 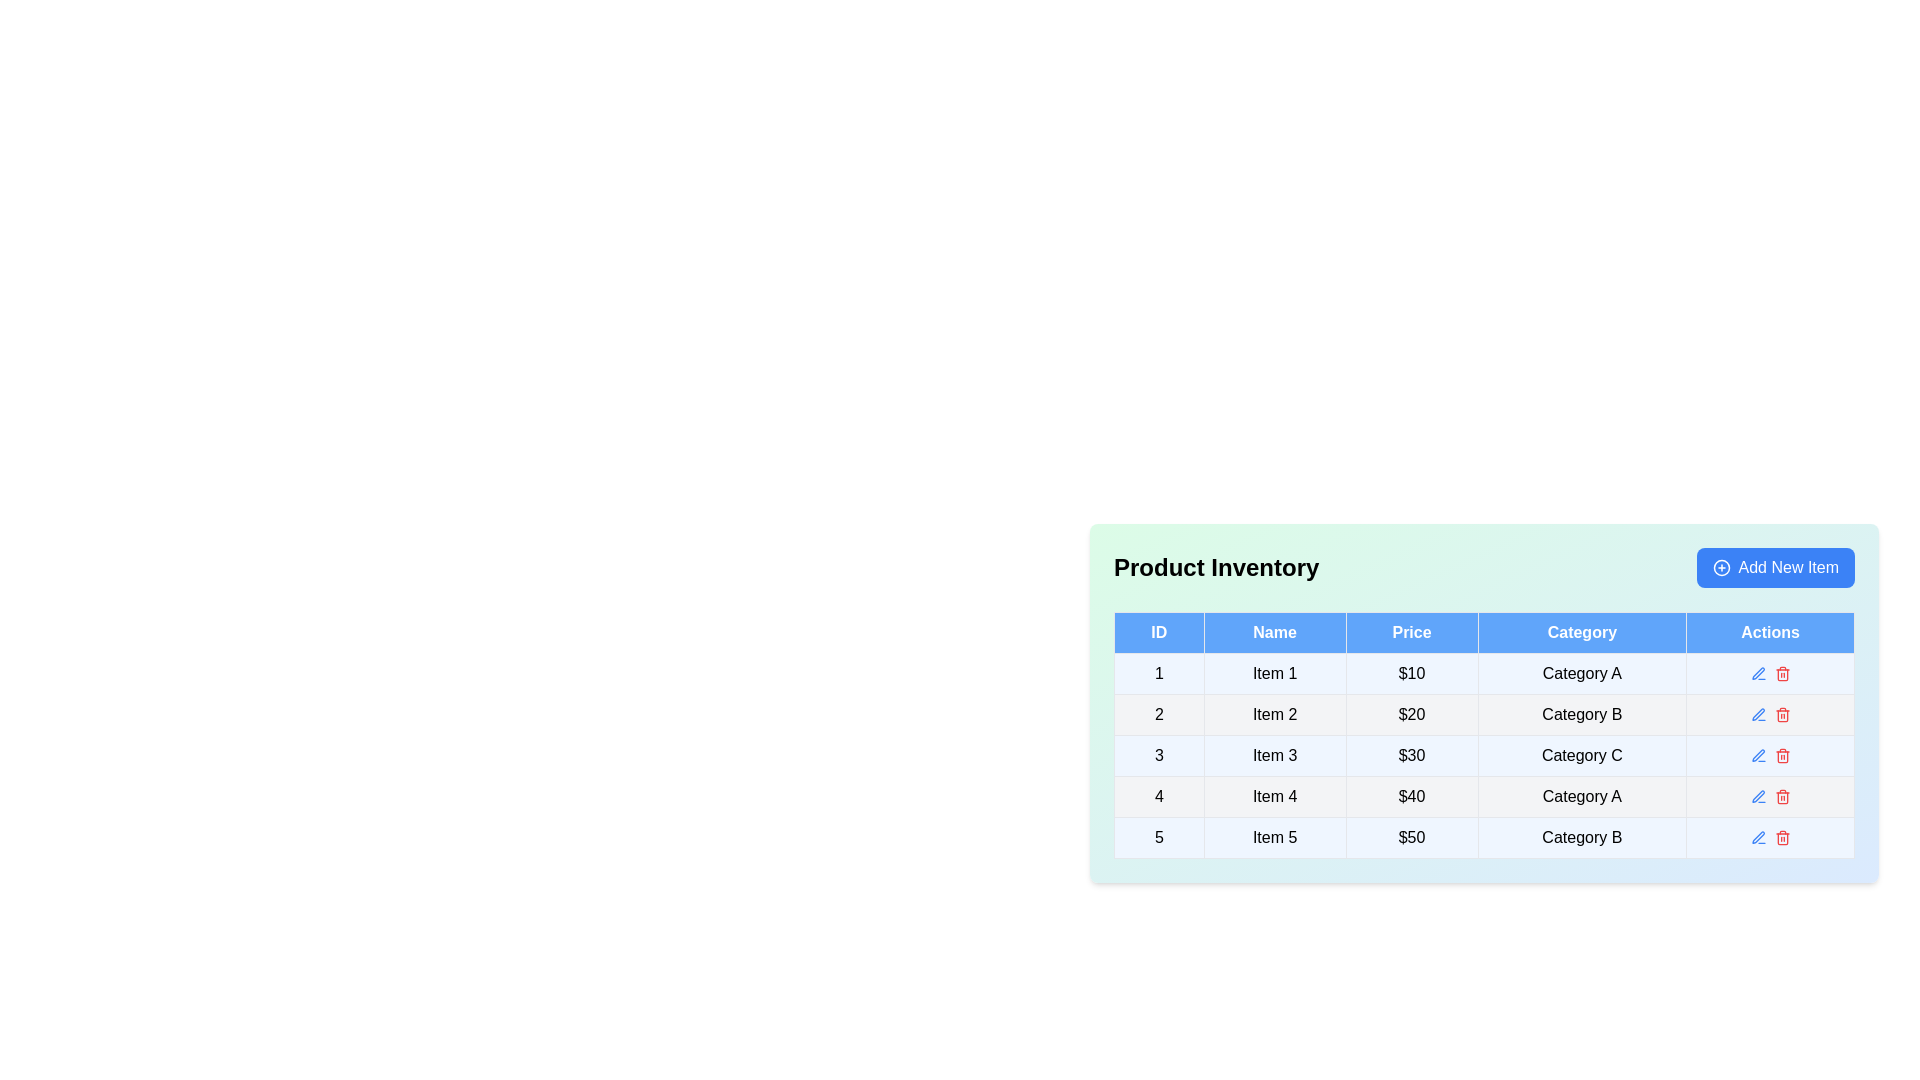 I want to click on the non-interactive header labeled 'Category' in the blue background header row of the table, so click(x=1581, y=632).